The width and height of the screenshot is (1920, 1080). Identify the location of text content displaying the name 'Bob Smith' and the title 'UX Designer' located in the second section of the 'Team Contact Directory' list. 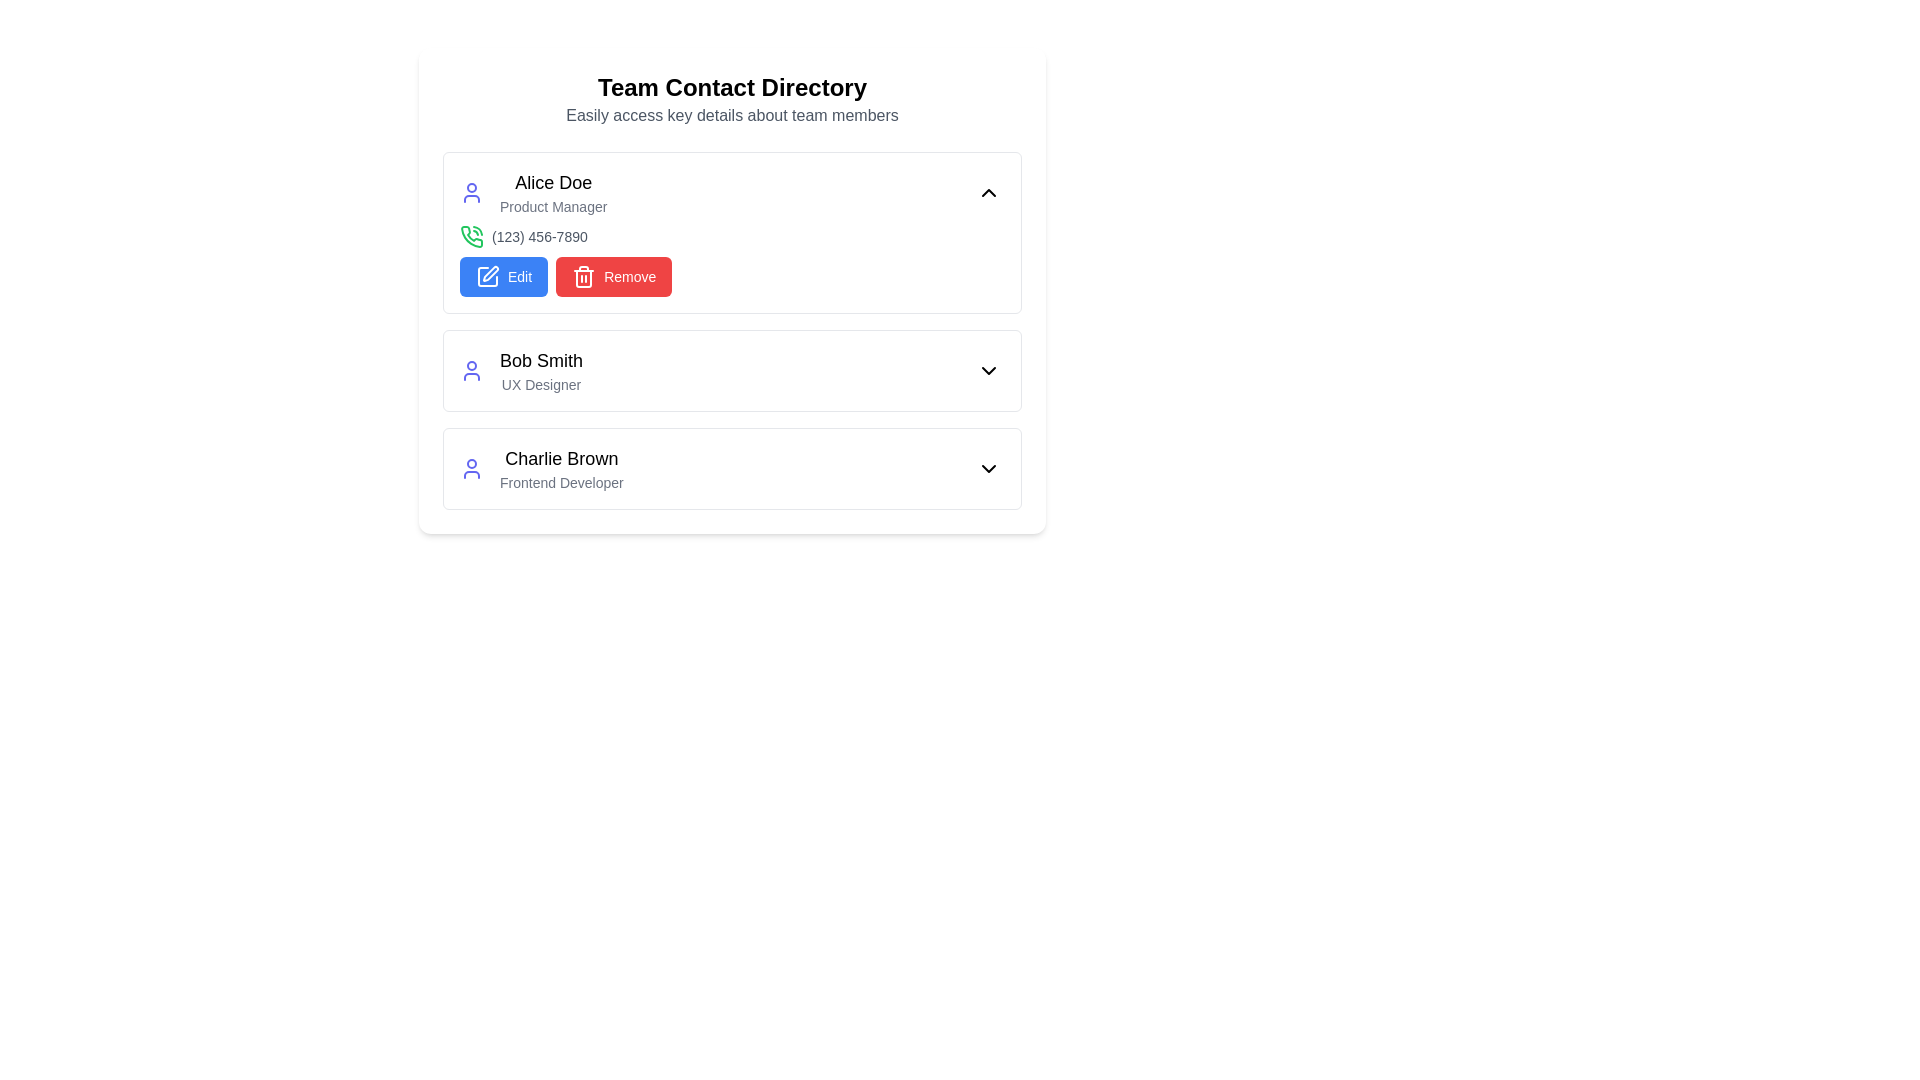
(541, 370).